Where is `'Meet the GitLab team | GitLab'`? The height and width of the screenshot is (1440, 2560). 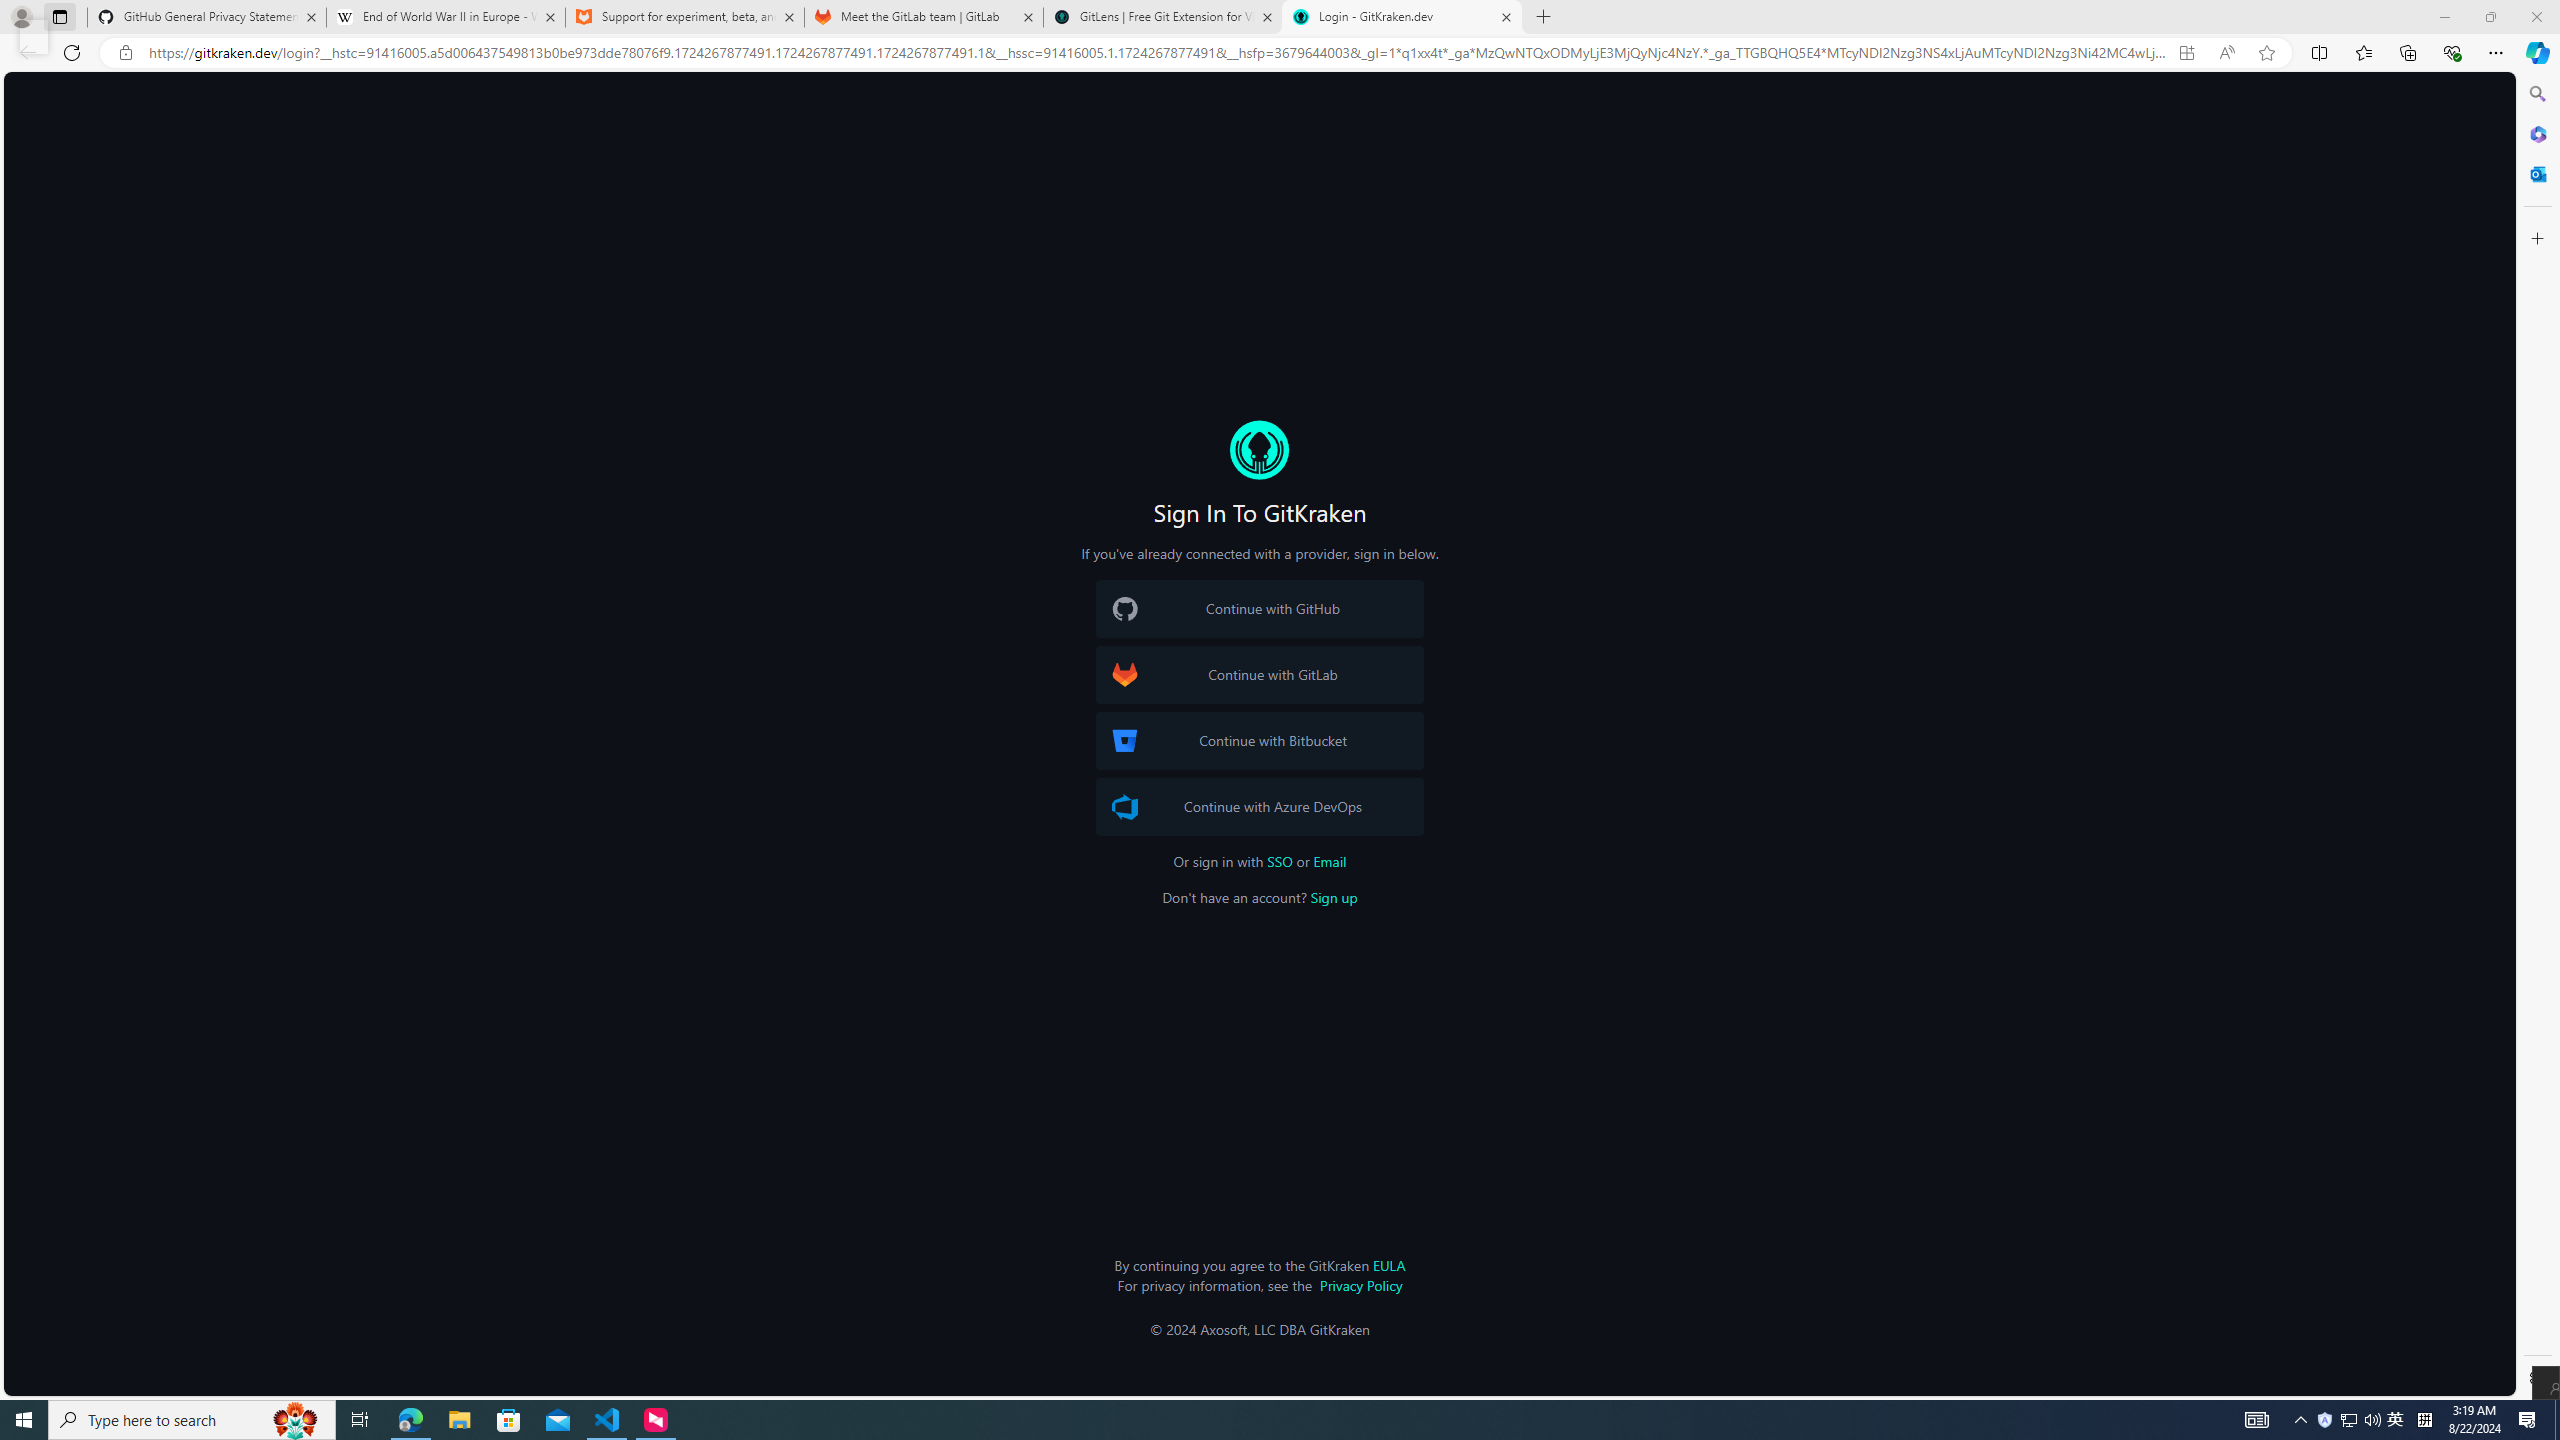
'Meet the GitLab team | GitLab' is located at coordinates (924, 16).